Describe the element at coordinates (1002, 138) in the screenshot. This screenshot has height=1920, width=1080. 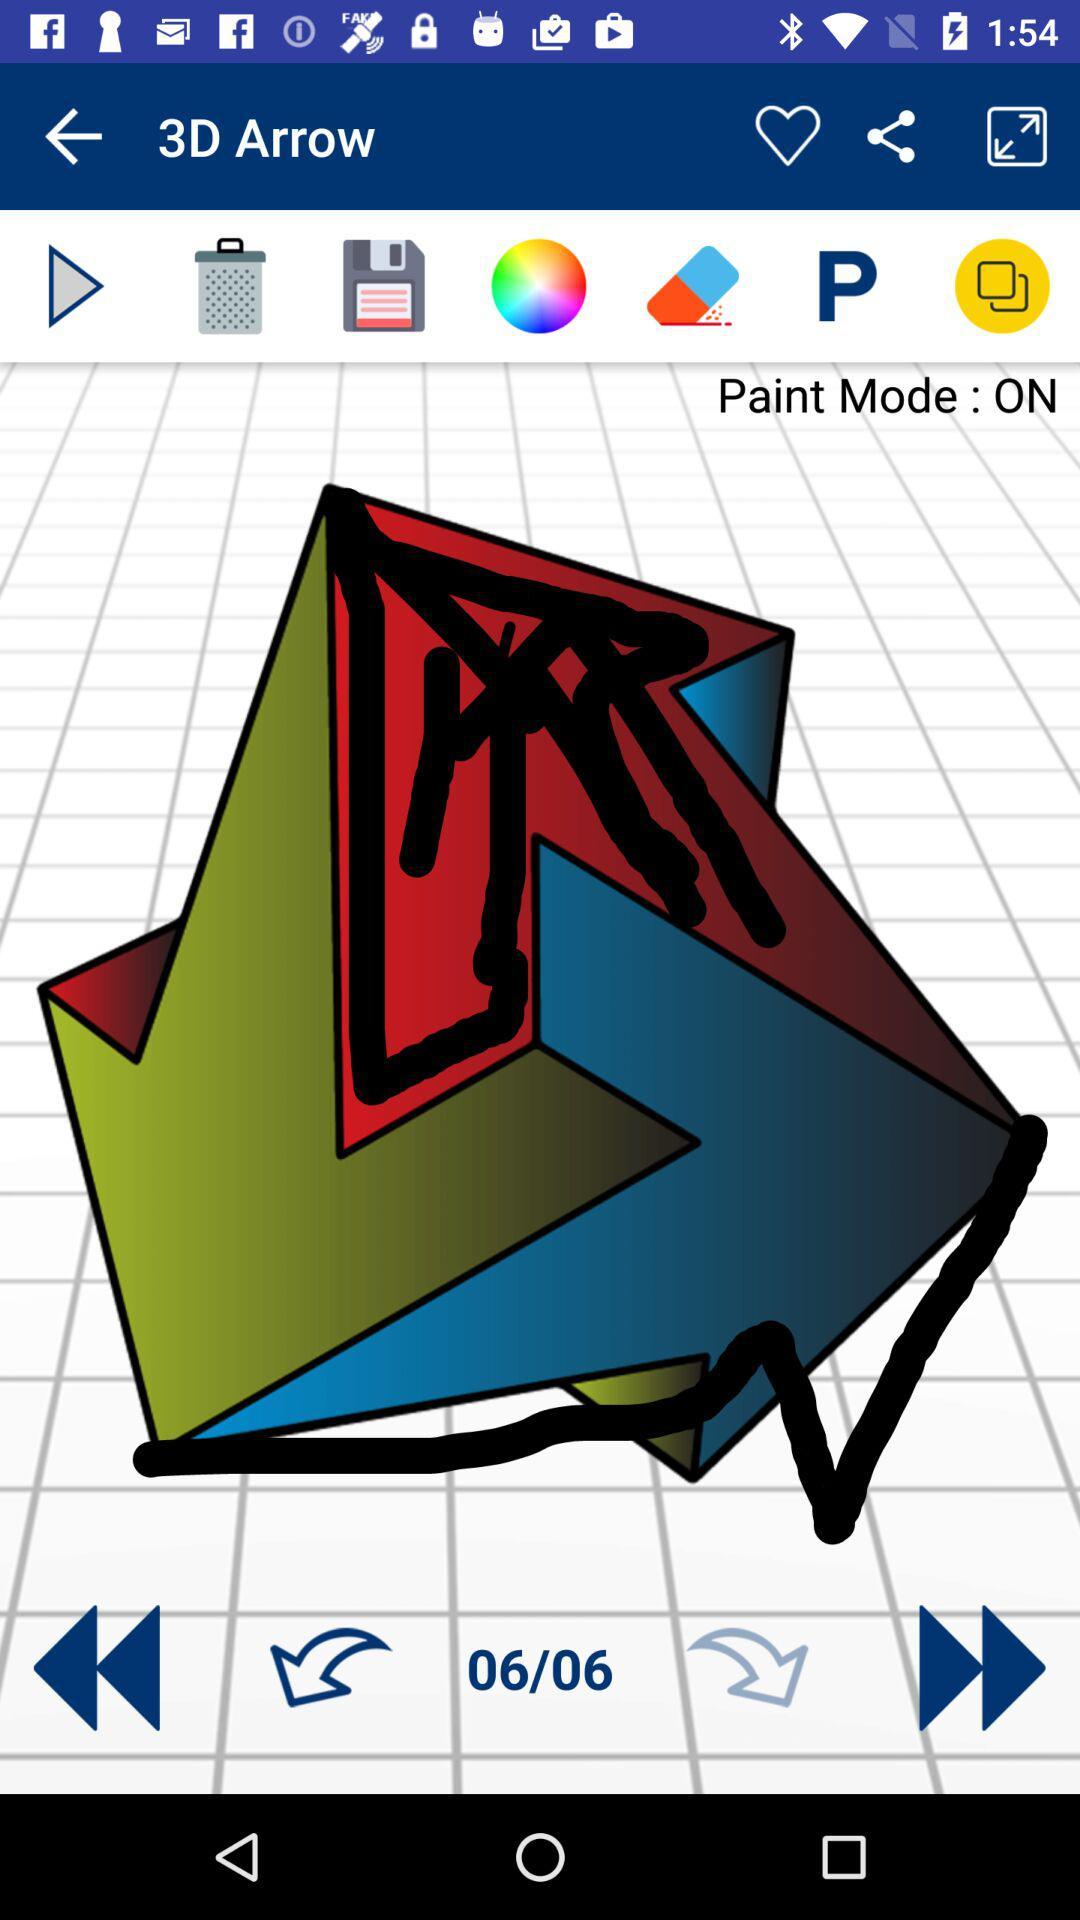
I see `the fullscreen icon` at that location.